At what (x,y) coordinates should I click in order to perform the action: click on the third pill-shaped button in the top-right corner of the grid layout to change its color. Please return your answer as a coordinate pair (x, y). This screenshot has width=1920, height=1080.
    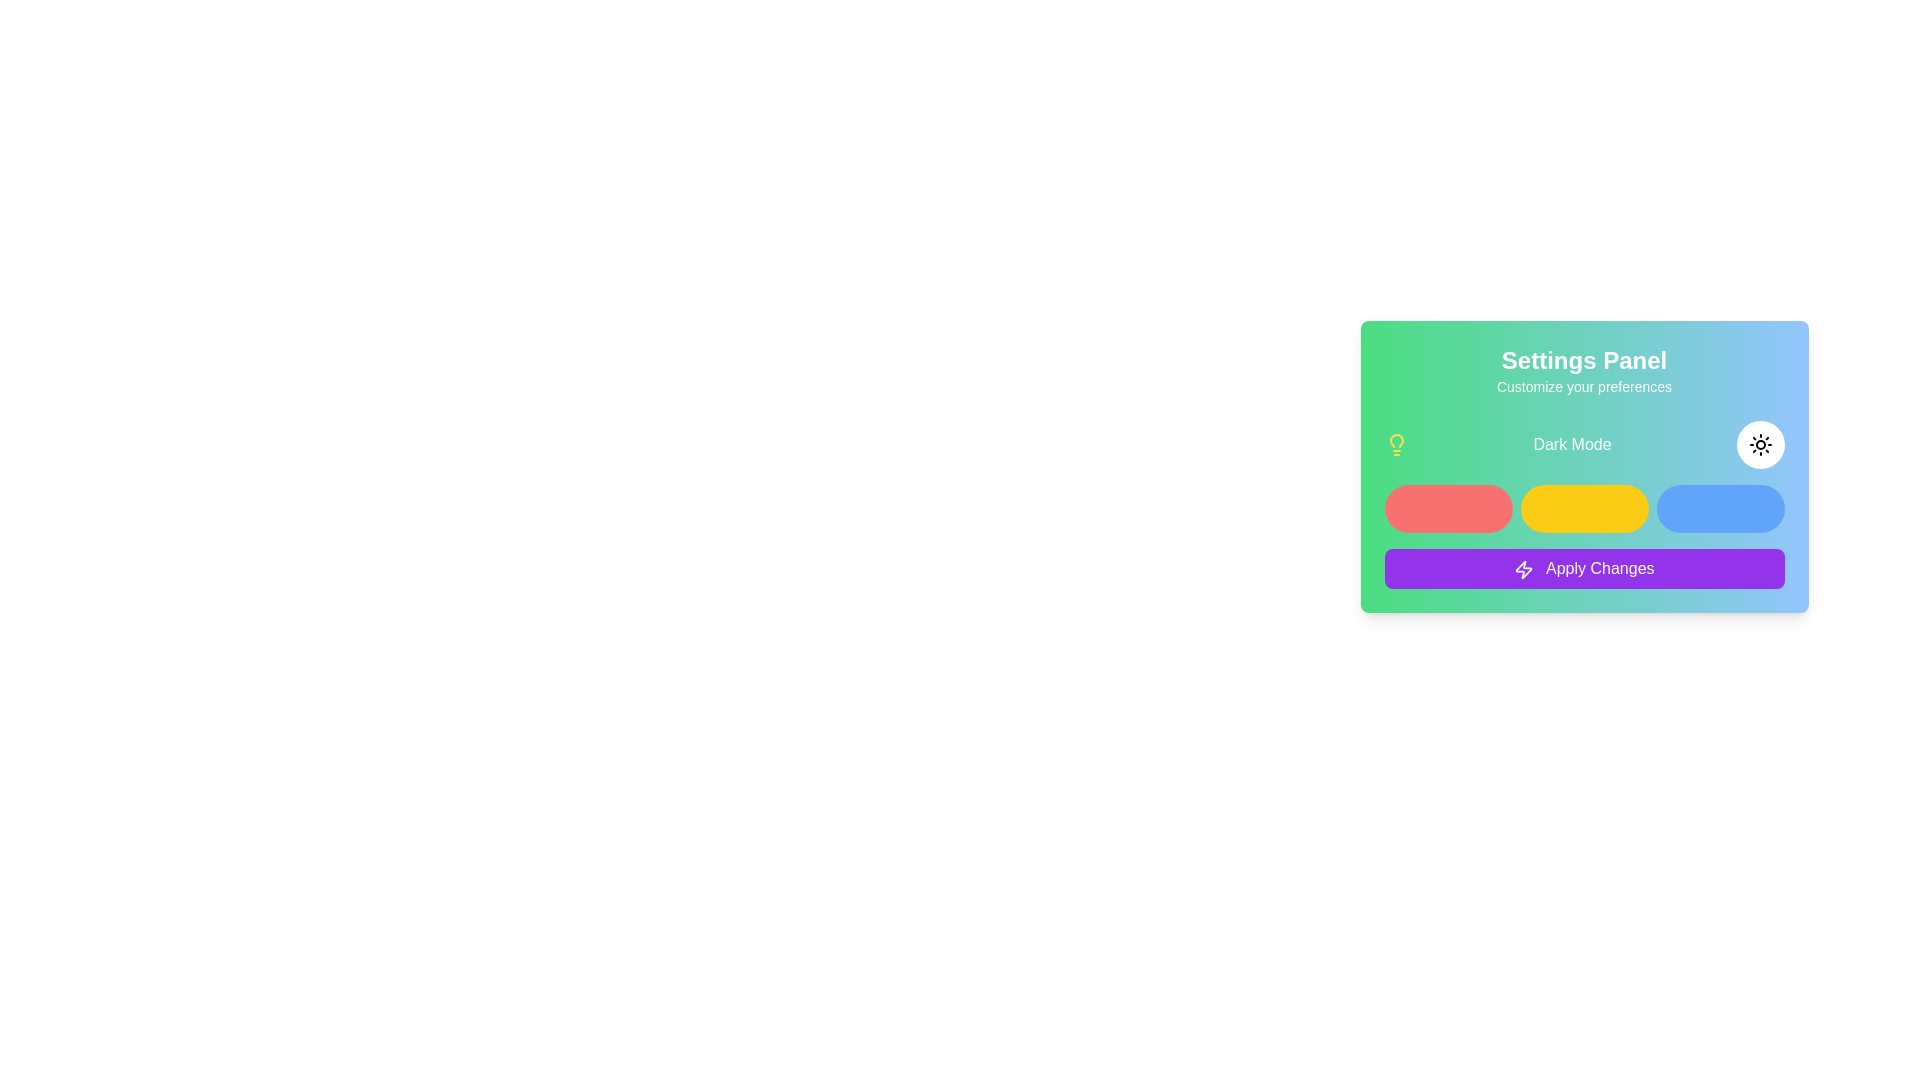
    Looking at the image, I should click on (1719, 508).